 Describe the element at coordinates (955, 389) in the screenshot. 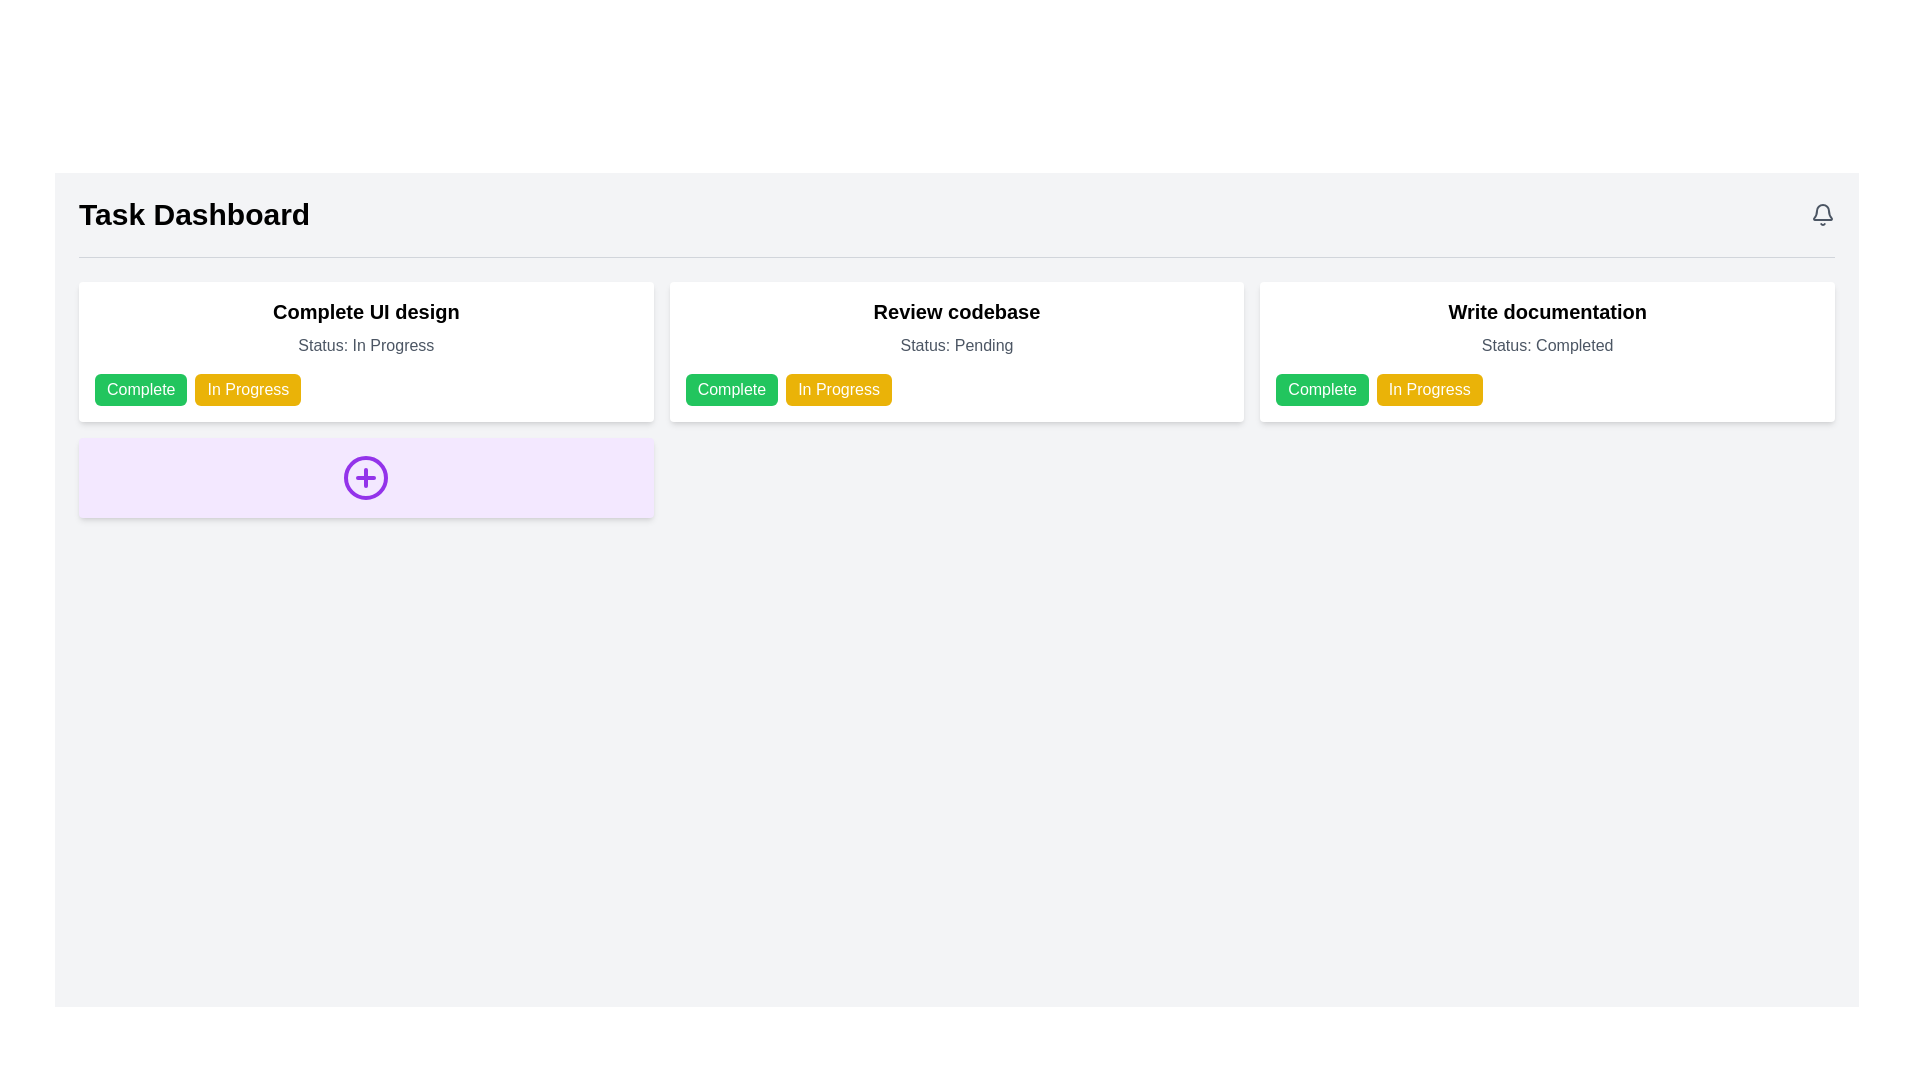

I see `the 'Complete' button to update the status of the task 'Review codebase' from 'Pending' to 'Complete' within the Task Dashboard` at that location.